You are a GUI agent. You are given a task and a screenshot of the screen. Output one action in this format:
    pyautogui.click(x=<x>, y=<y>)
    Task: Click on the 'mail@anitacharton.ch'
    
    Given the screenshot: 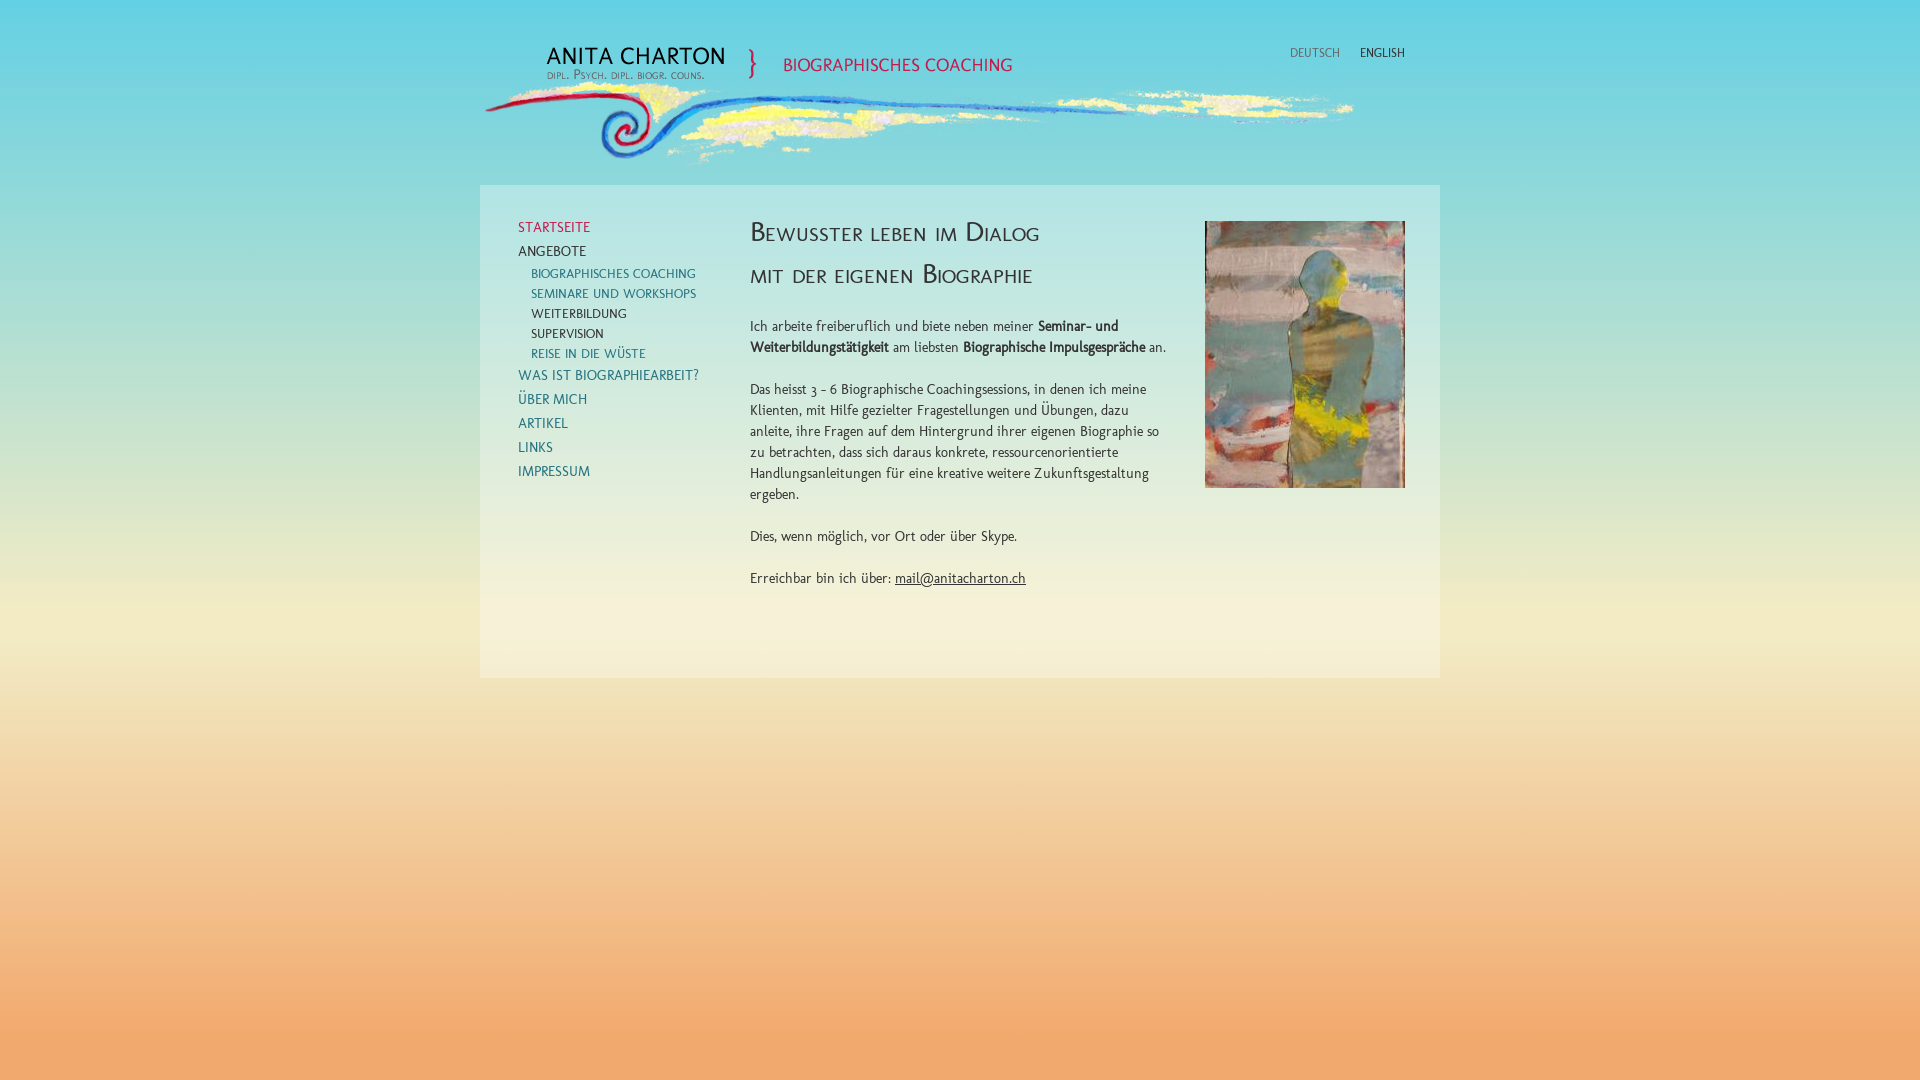 What is the action you would take?
    pyautogui.click(x=960, y=578)
    